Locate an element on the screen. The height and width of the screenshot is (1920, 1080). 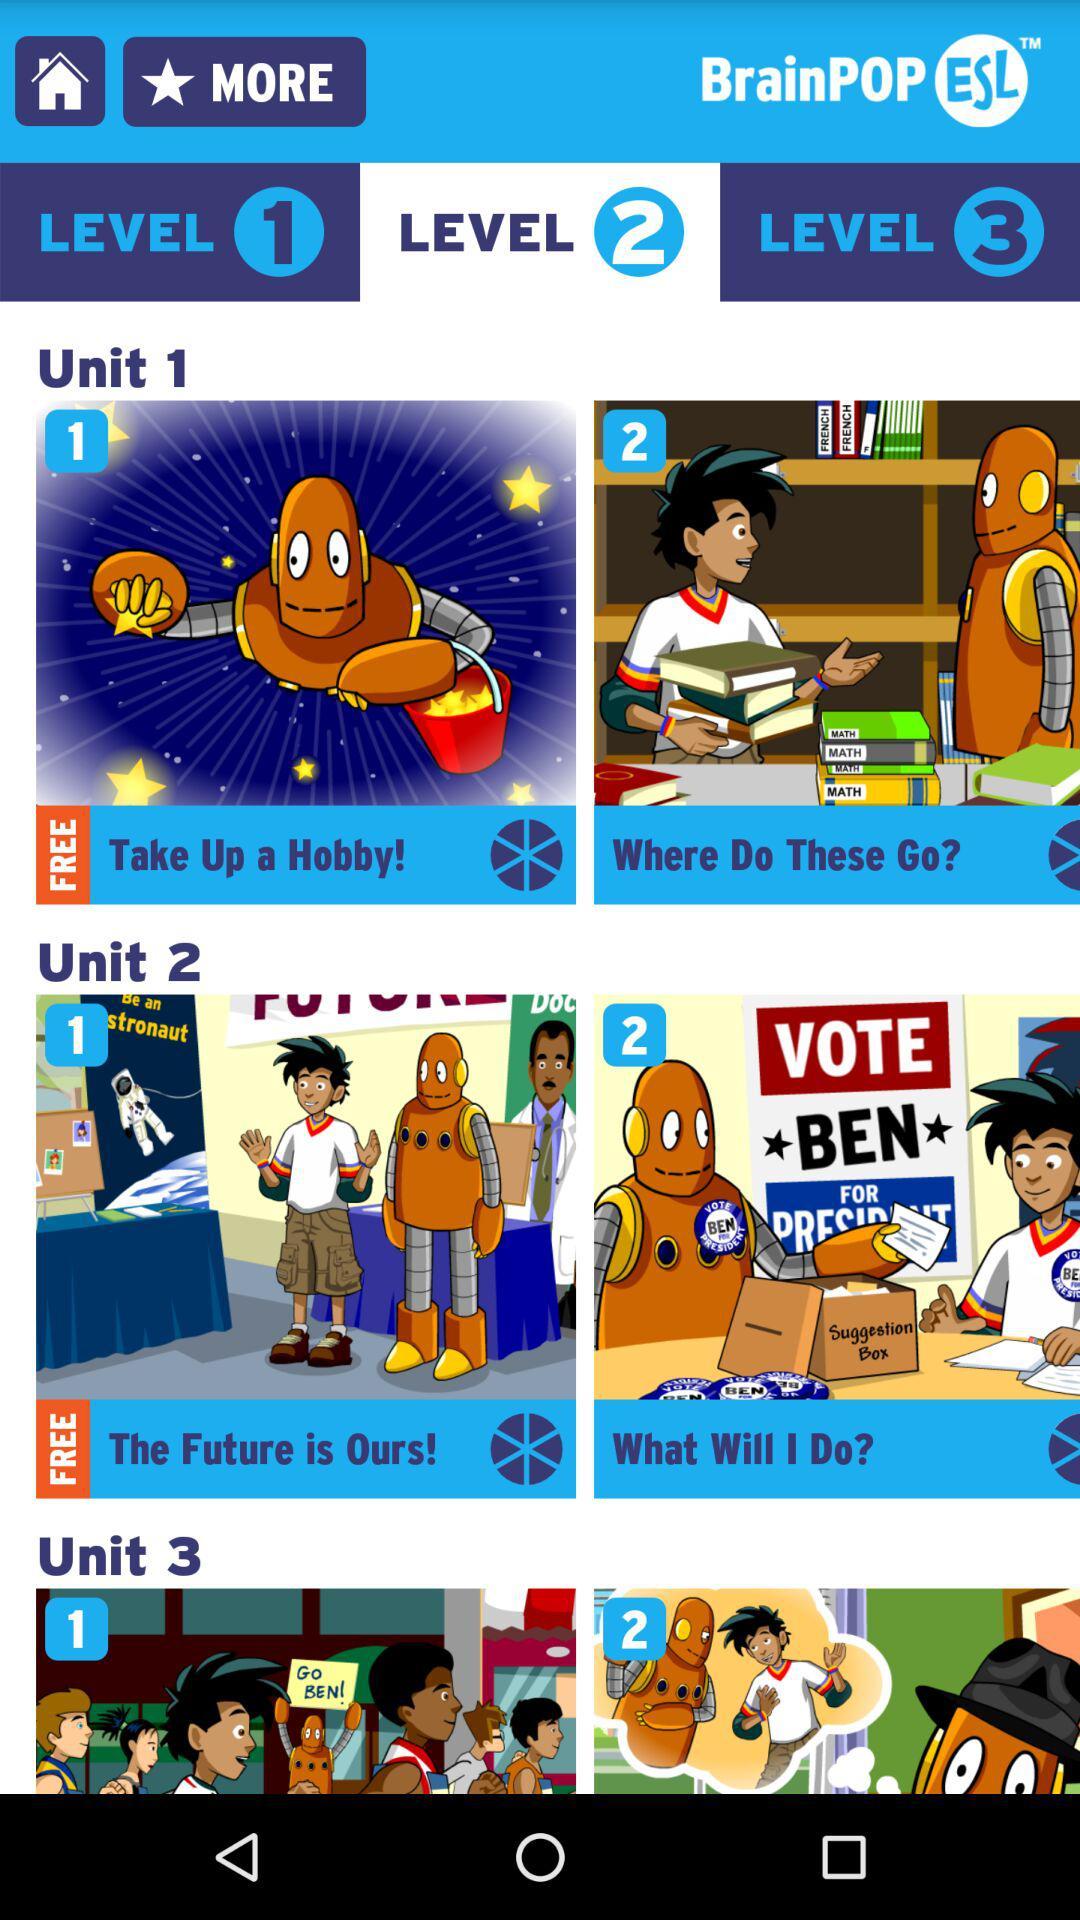
the icon which is at the top left of the page is located at coordinates (59, 80).